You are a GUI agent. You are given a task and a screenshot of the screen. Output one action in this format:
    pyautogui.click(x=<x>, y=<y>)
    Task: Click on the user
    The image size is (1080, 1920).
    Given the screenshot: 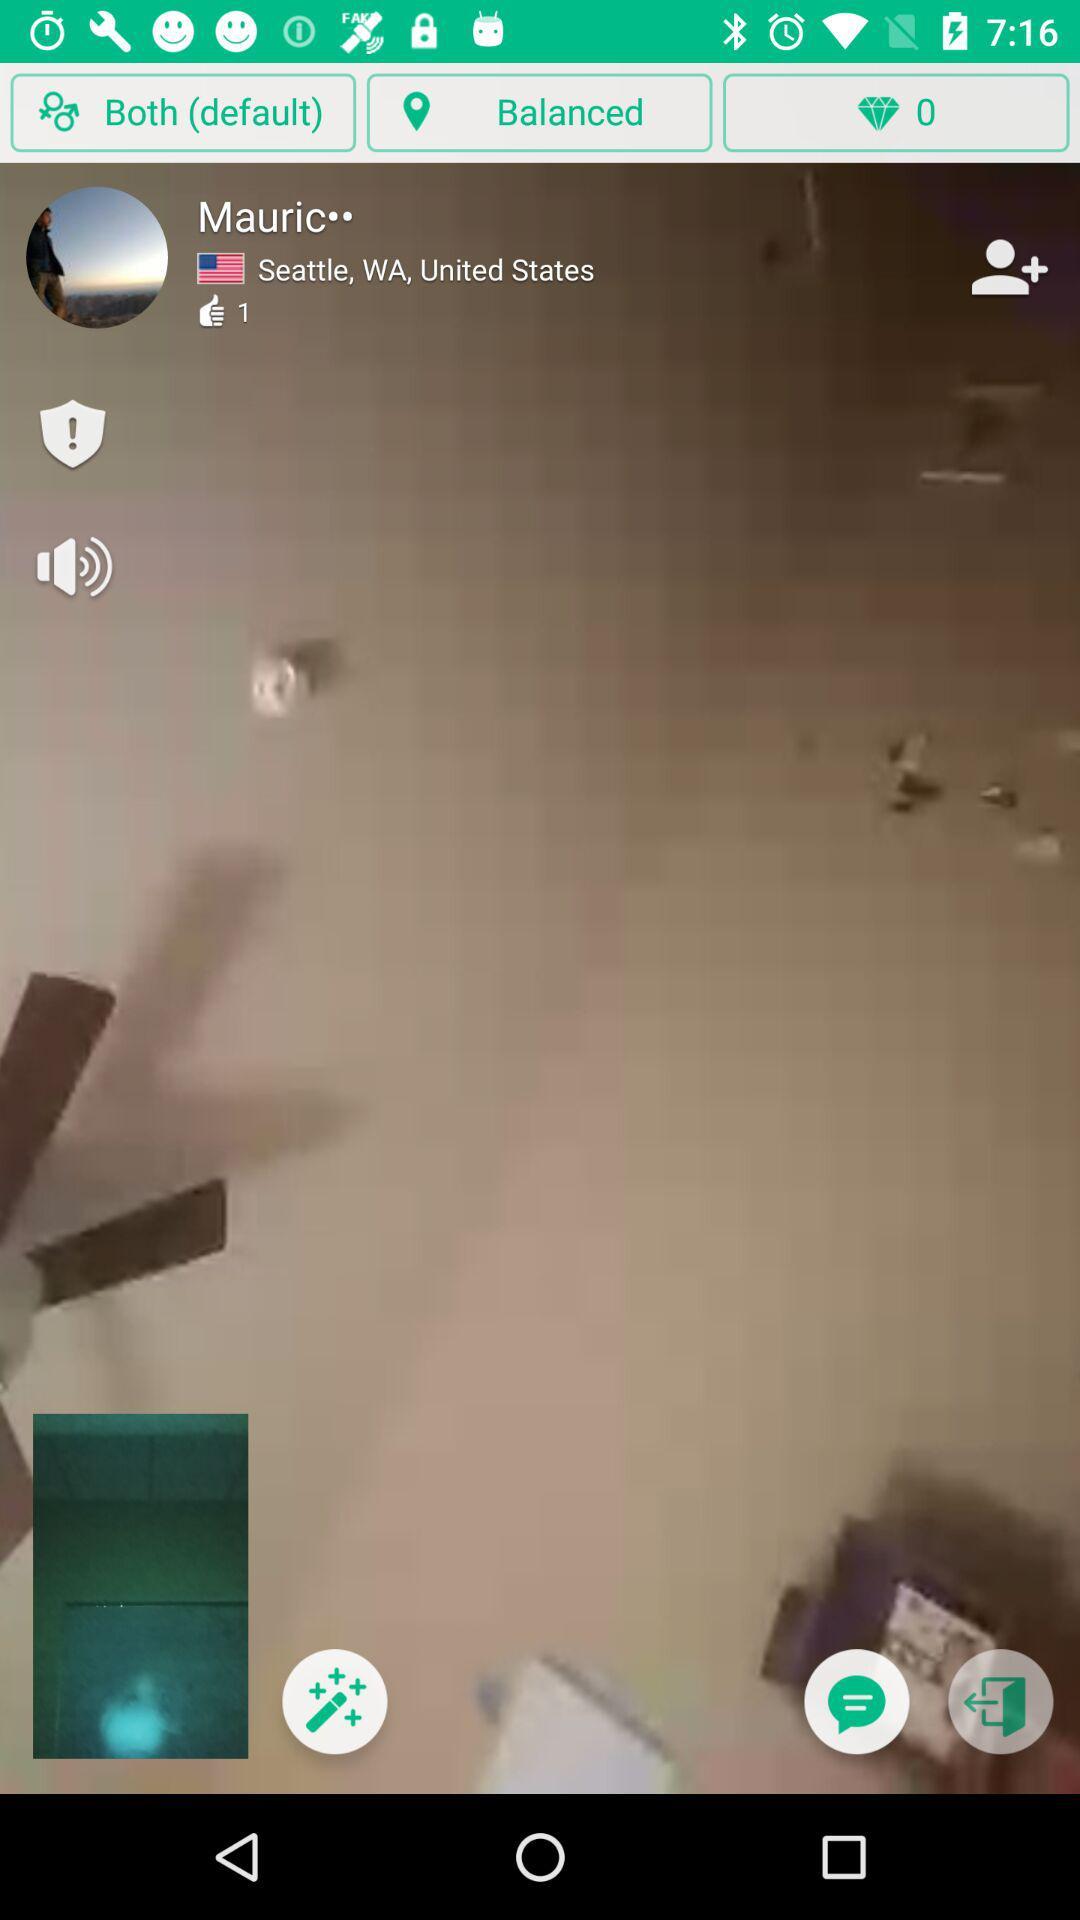 What is the action you would take?
    pyautogui.click(x=1007, y=266)
    